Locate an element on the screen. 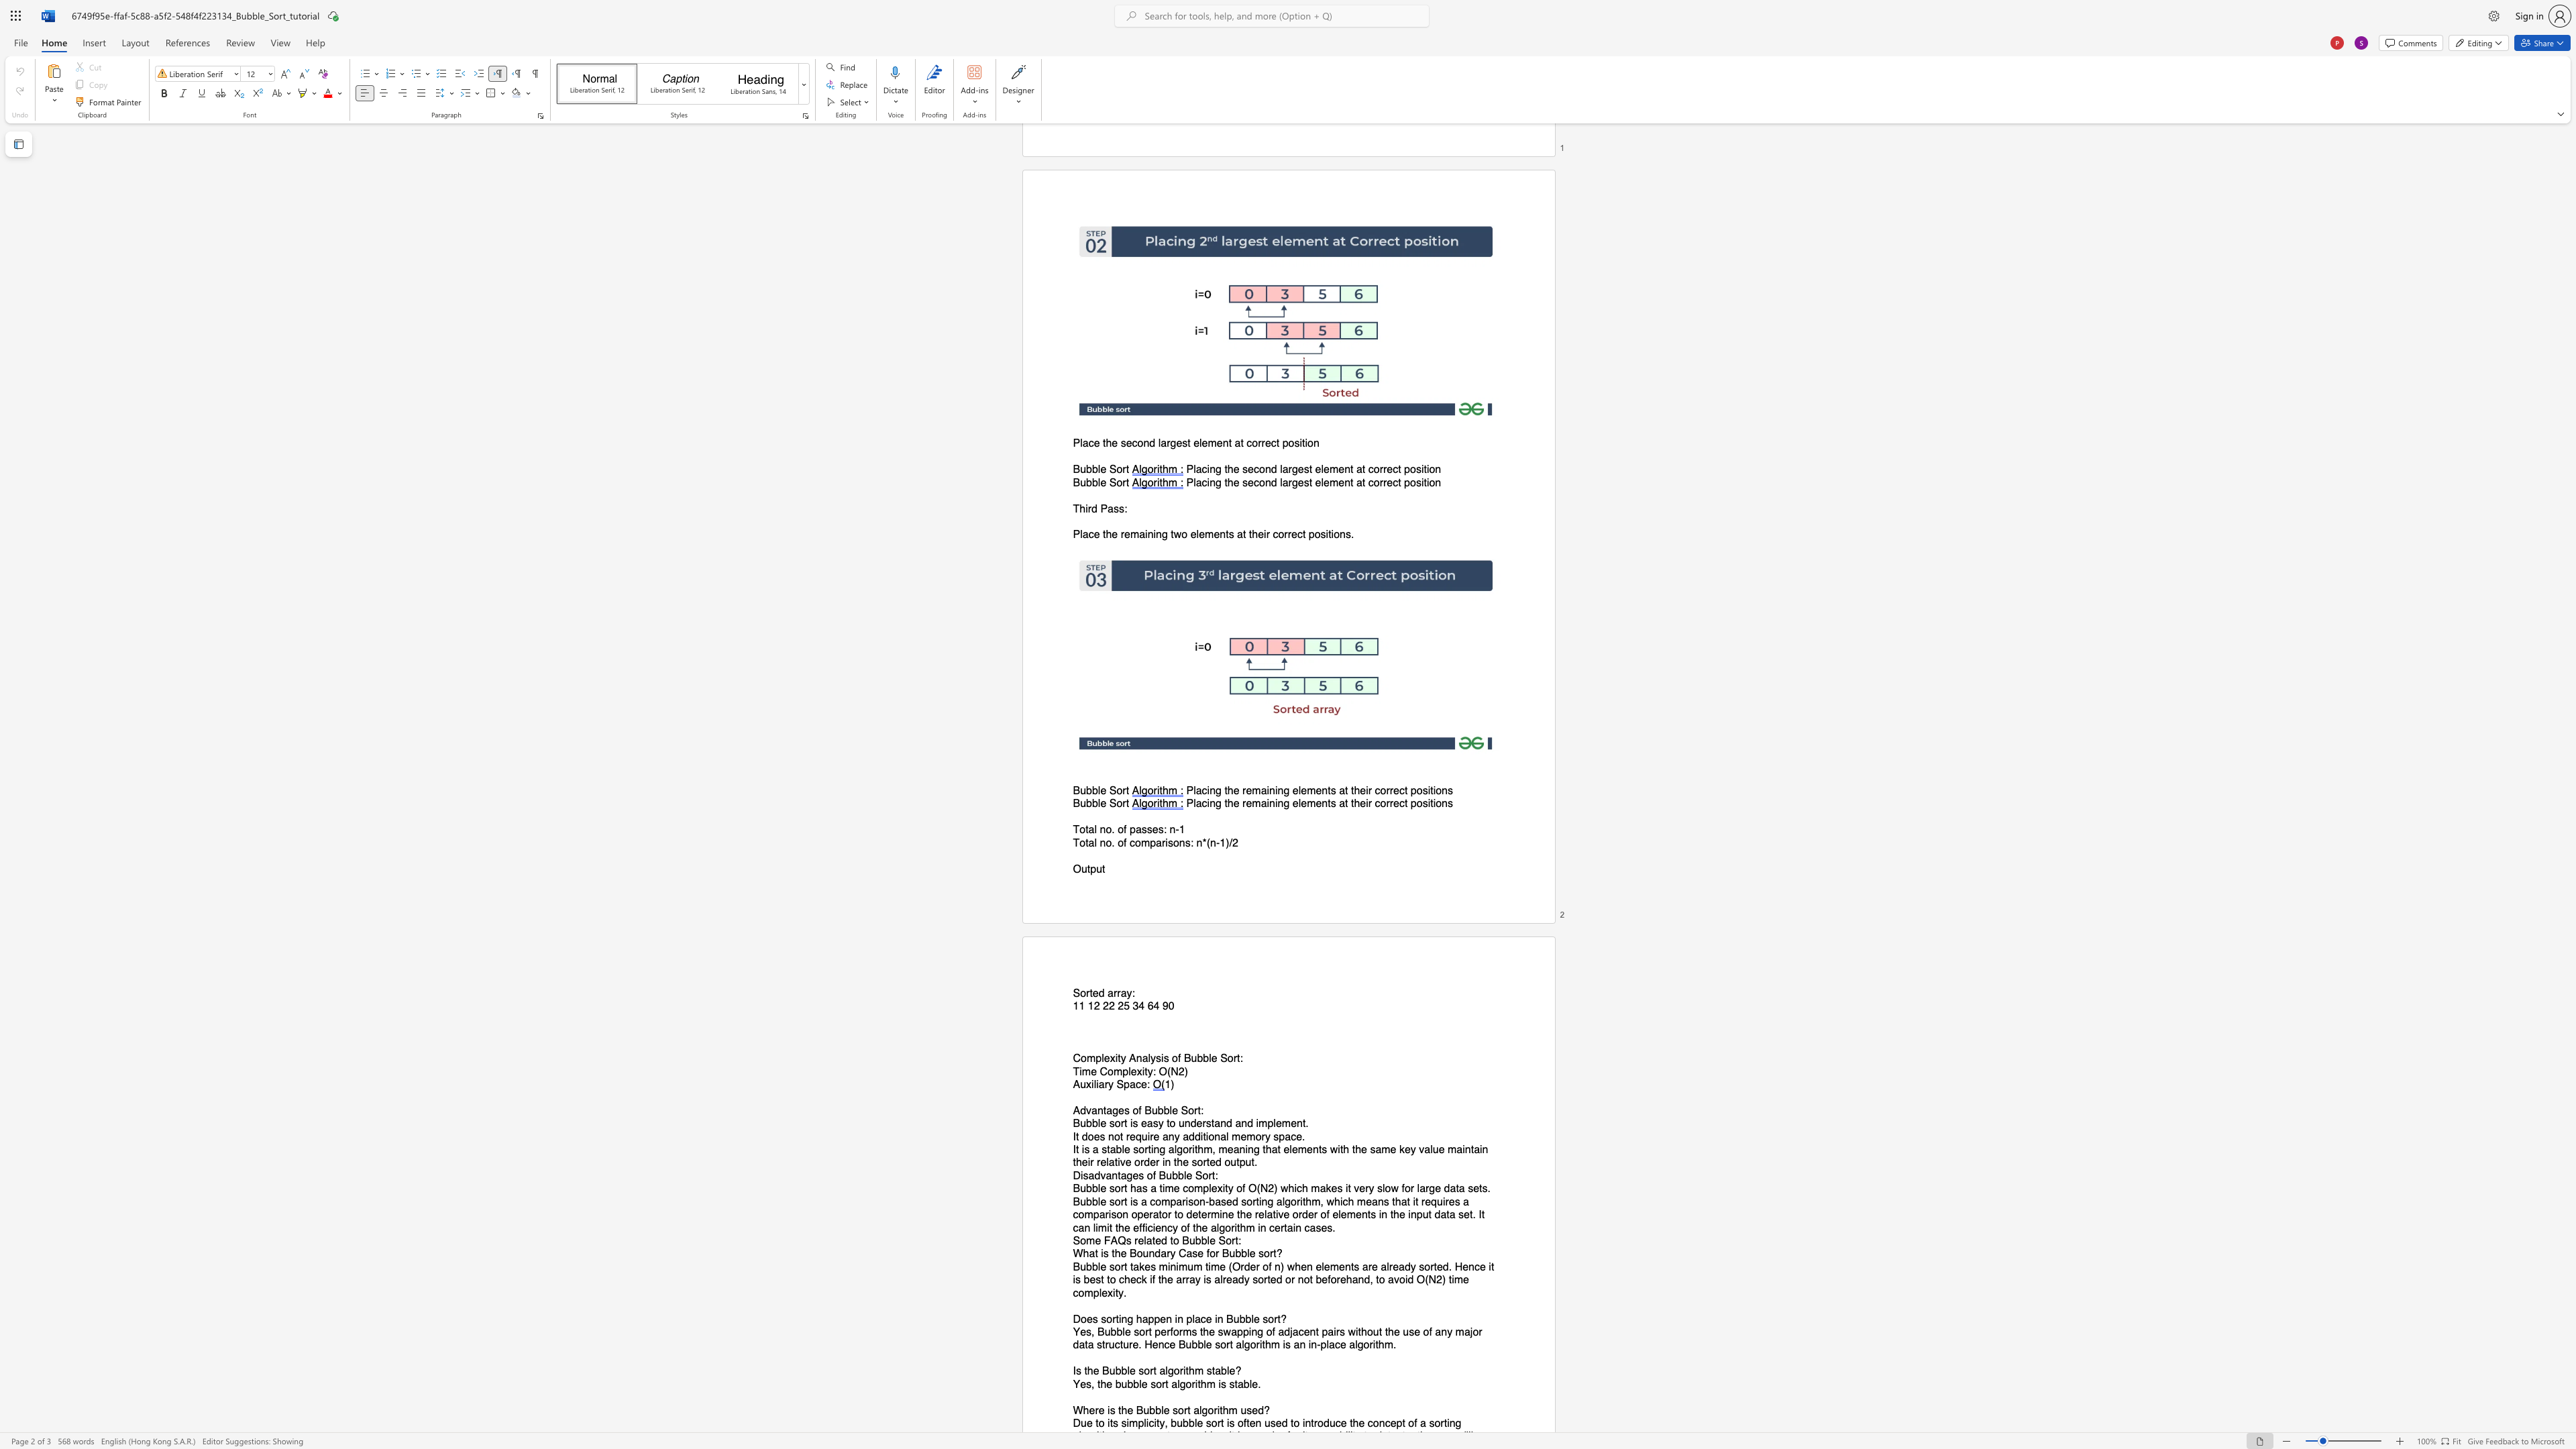 The height and width of the screenshot is (1449, 2576). the 2th character "n" in the text is located at coordinates (1168, 1318).